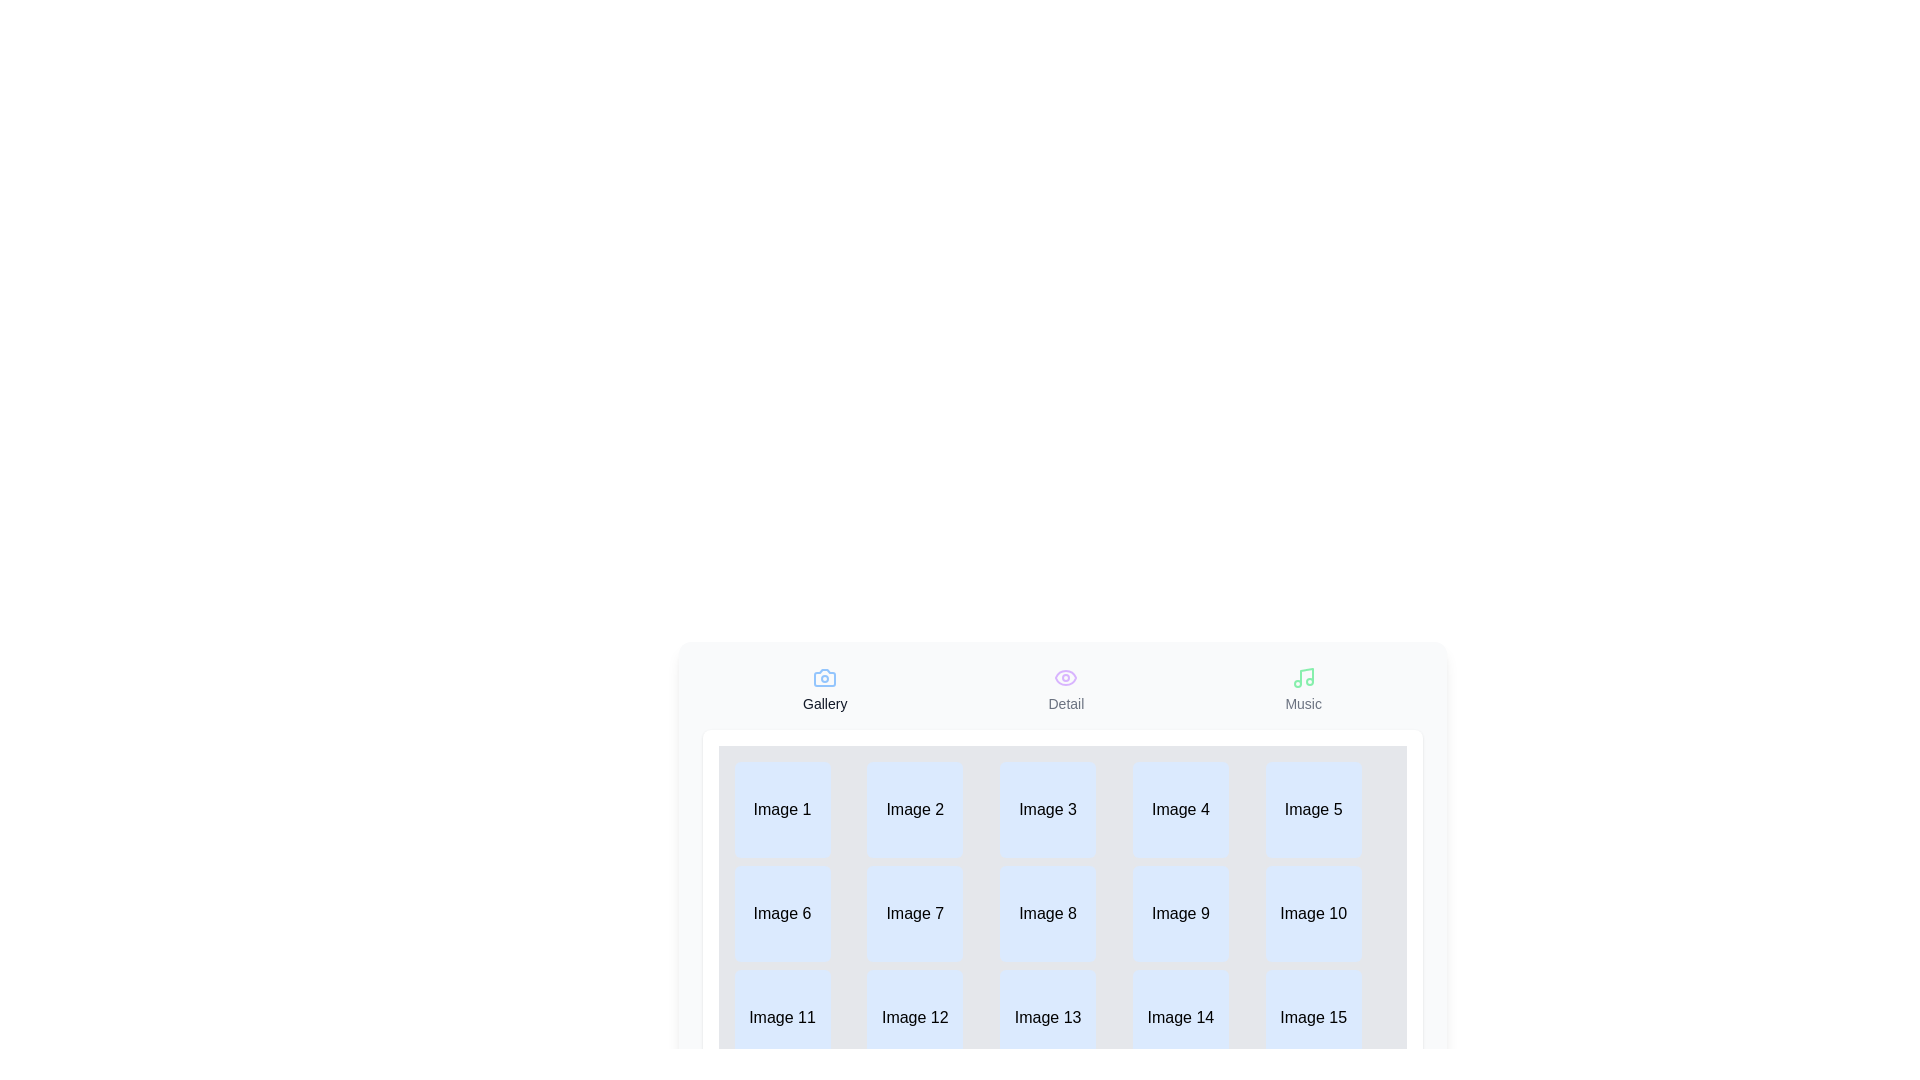  Describe the element at coordinates (1302, 689) in the screenshot. I see `the tab labeled Music` at that location.